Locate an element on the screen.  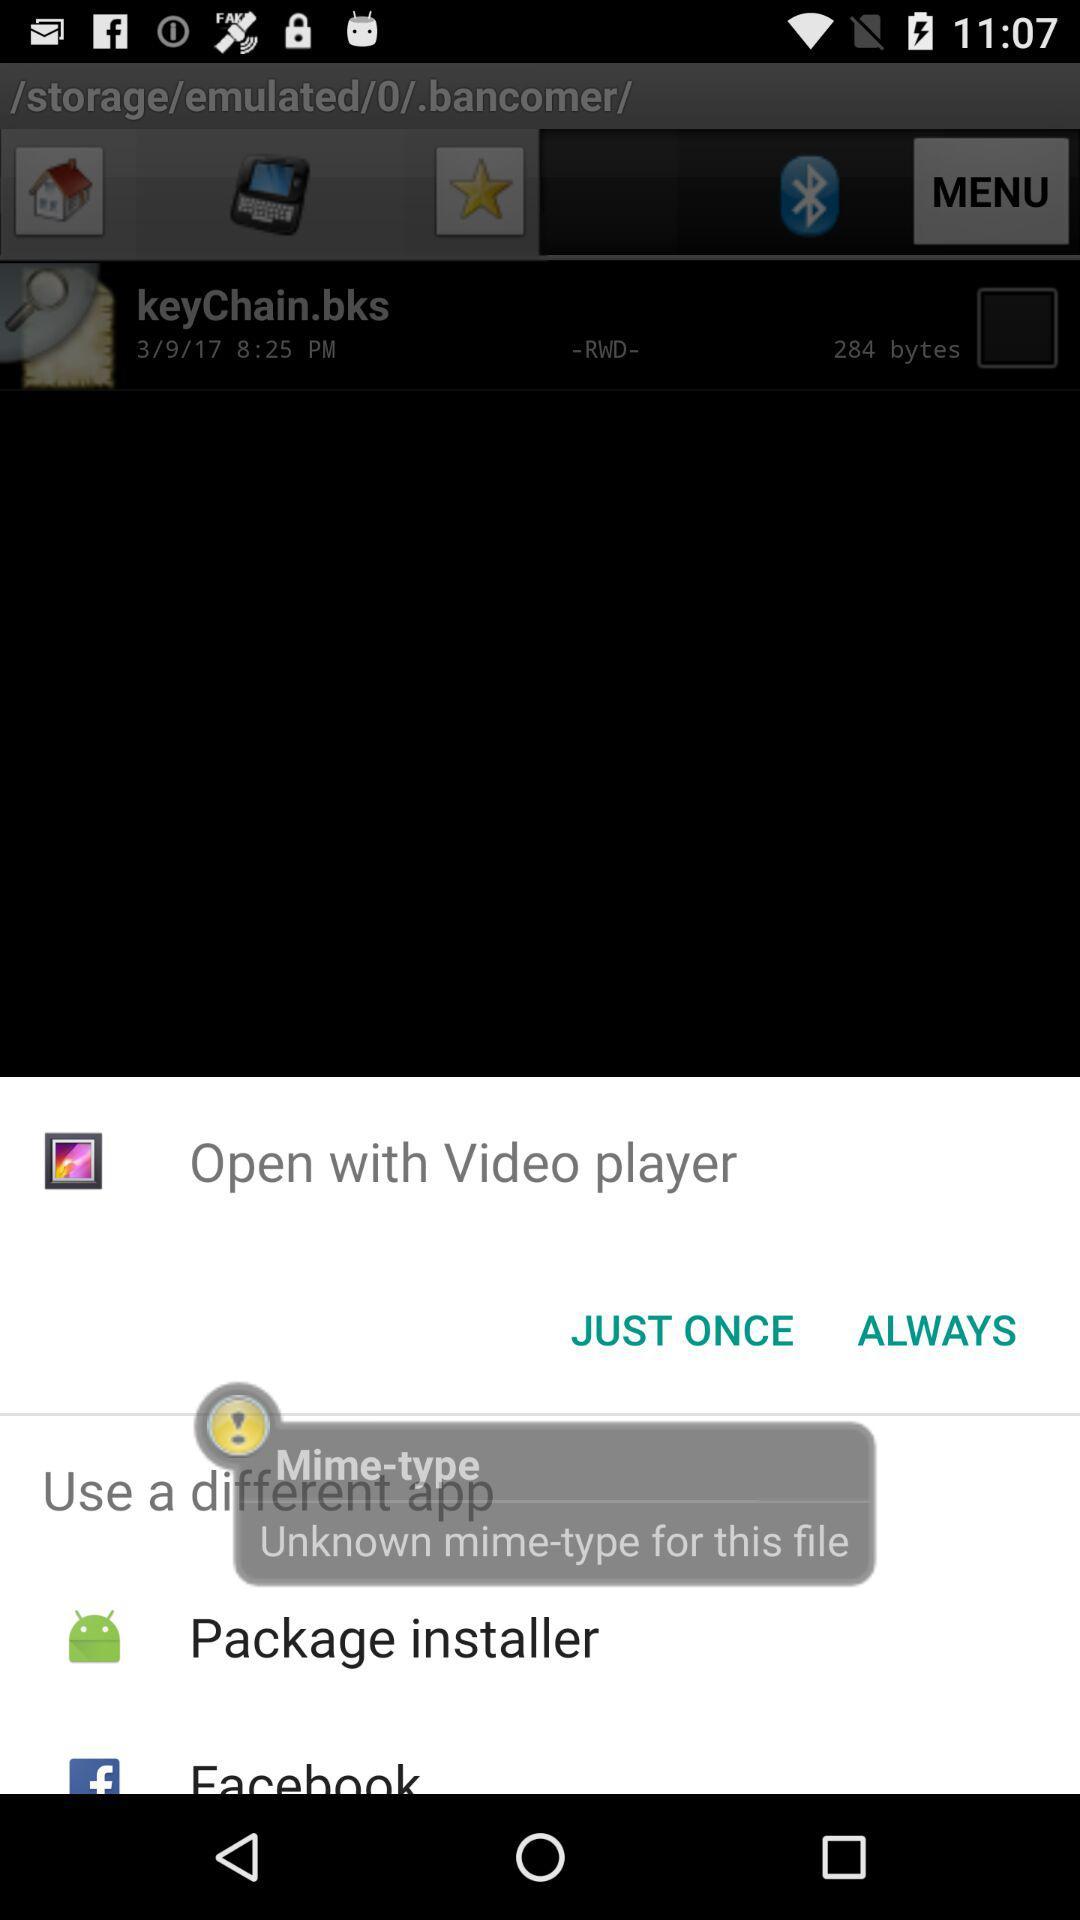
package installer is located at coordinates (394, 1636).